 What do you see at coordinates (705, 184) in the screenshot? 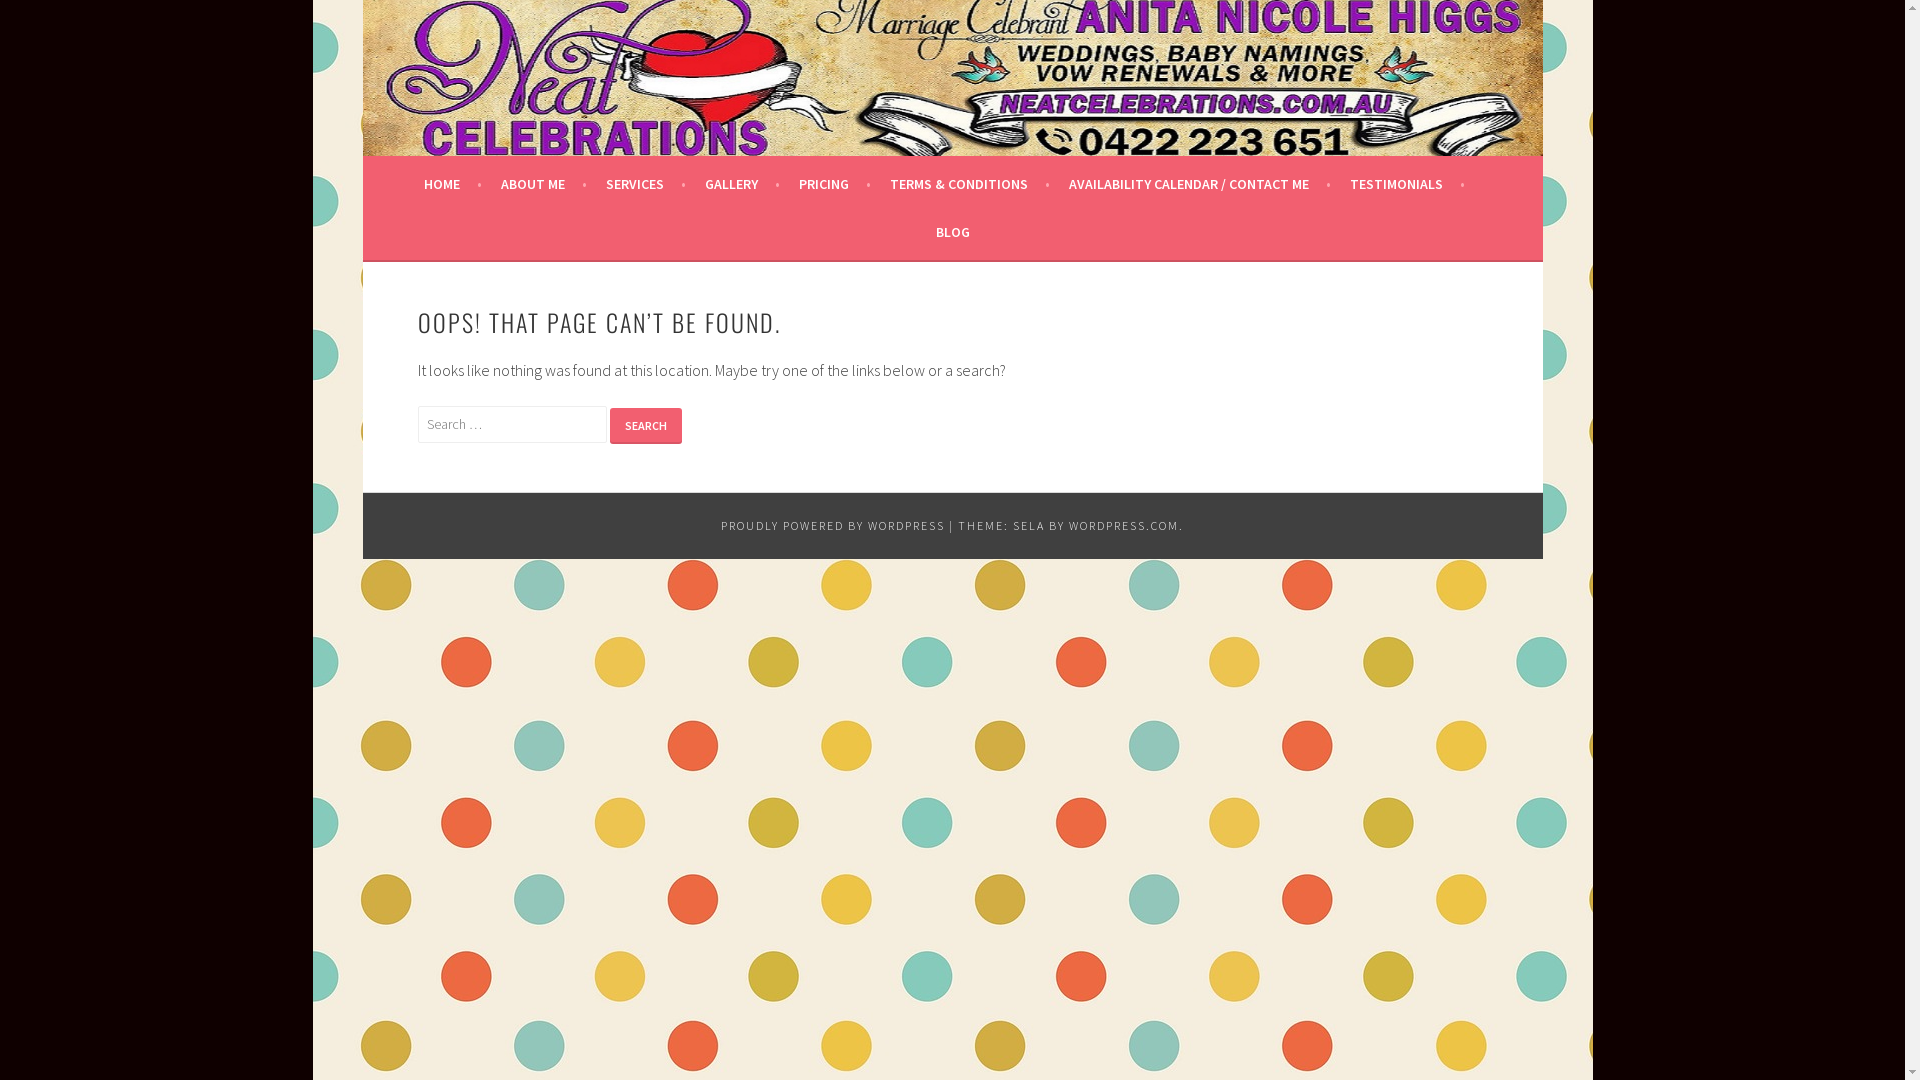
I see `'GALLERY'` at bounding box center [705, 184].